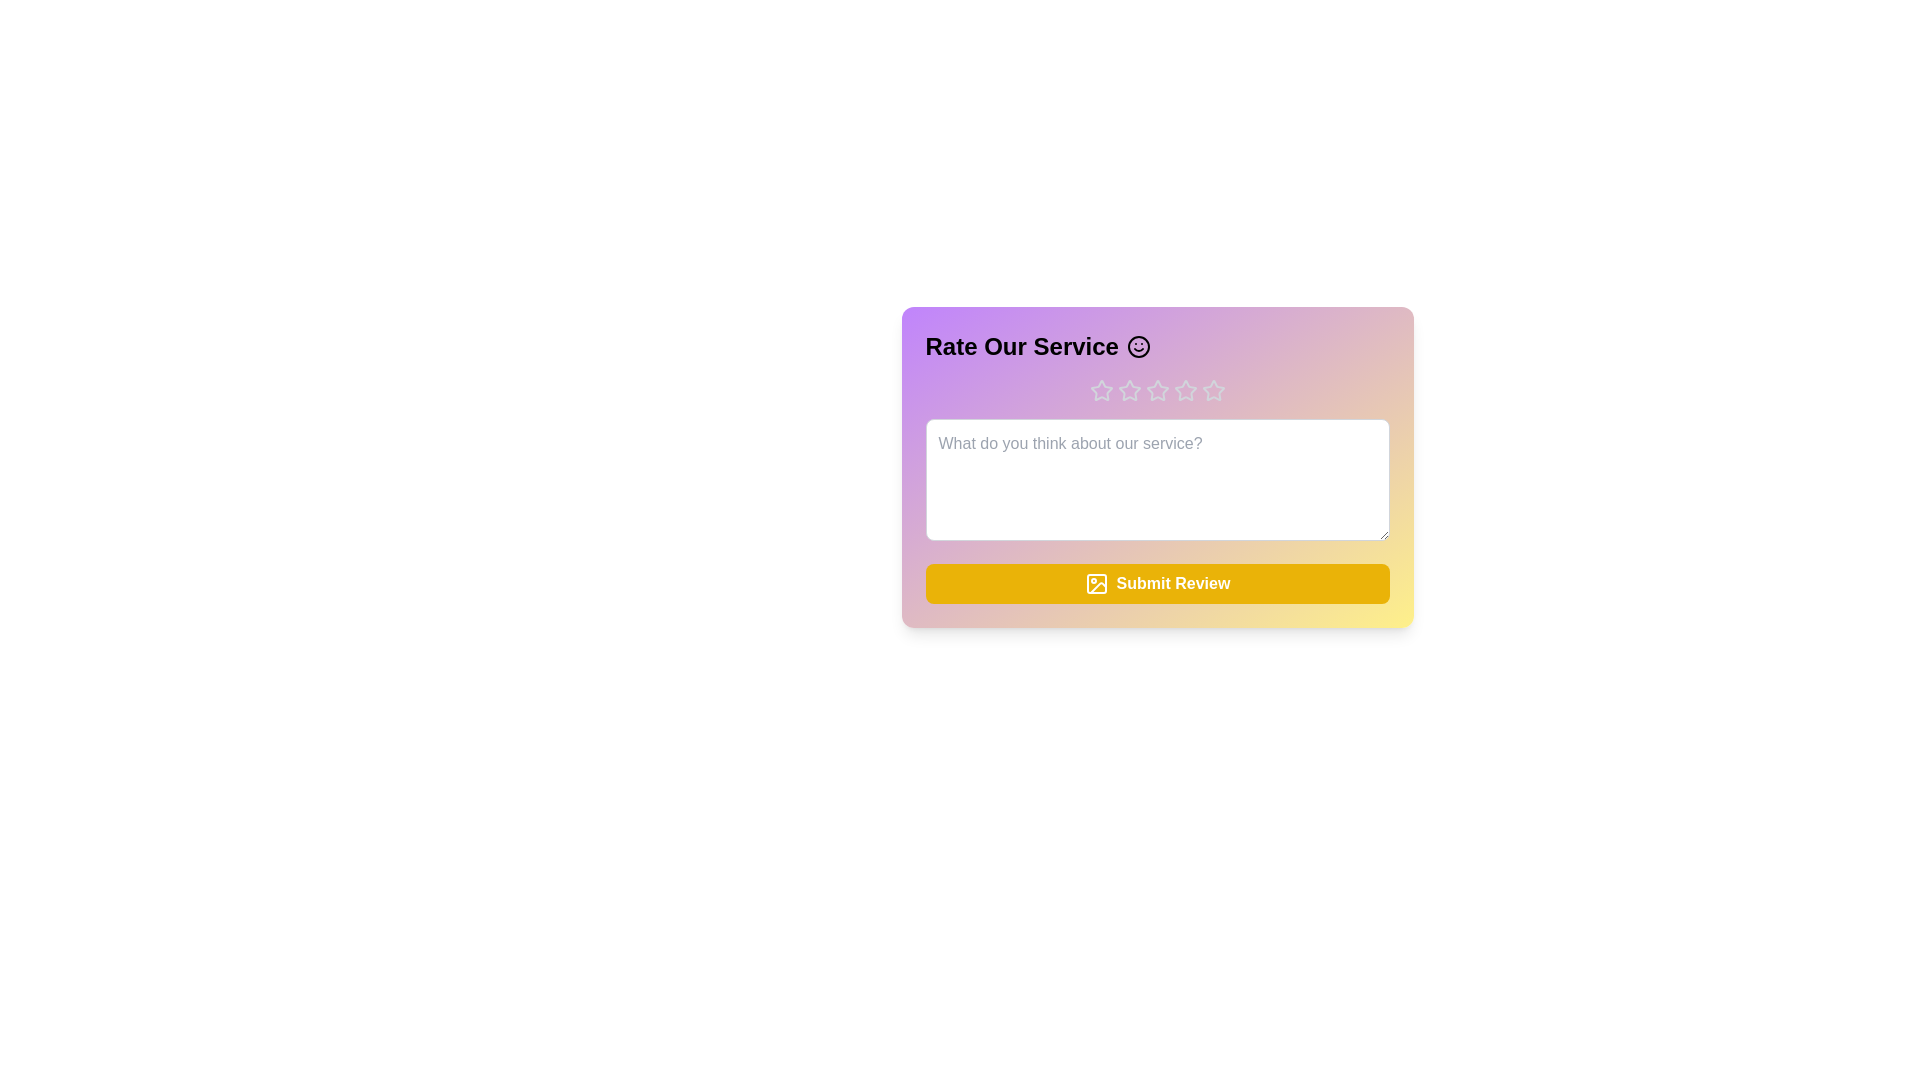 Image resolution: width=1920 pixels, height=1080 pixels. I want to click on the star corresponding to the desired rating value 5, so click(1212, 390).